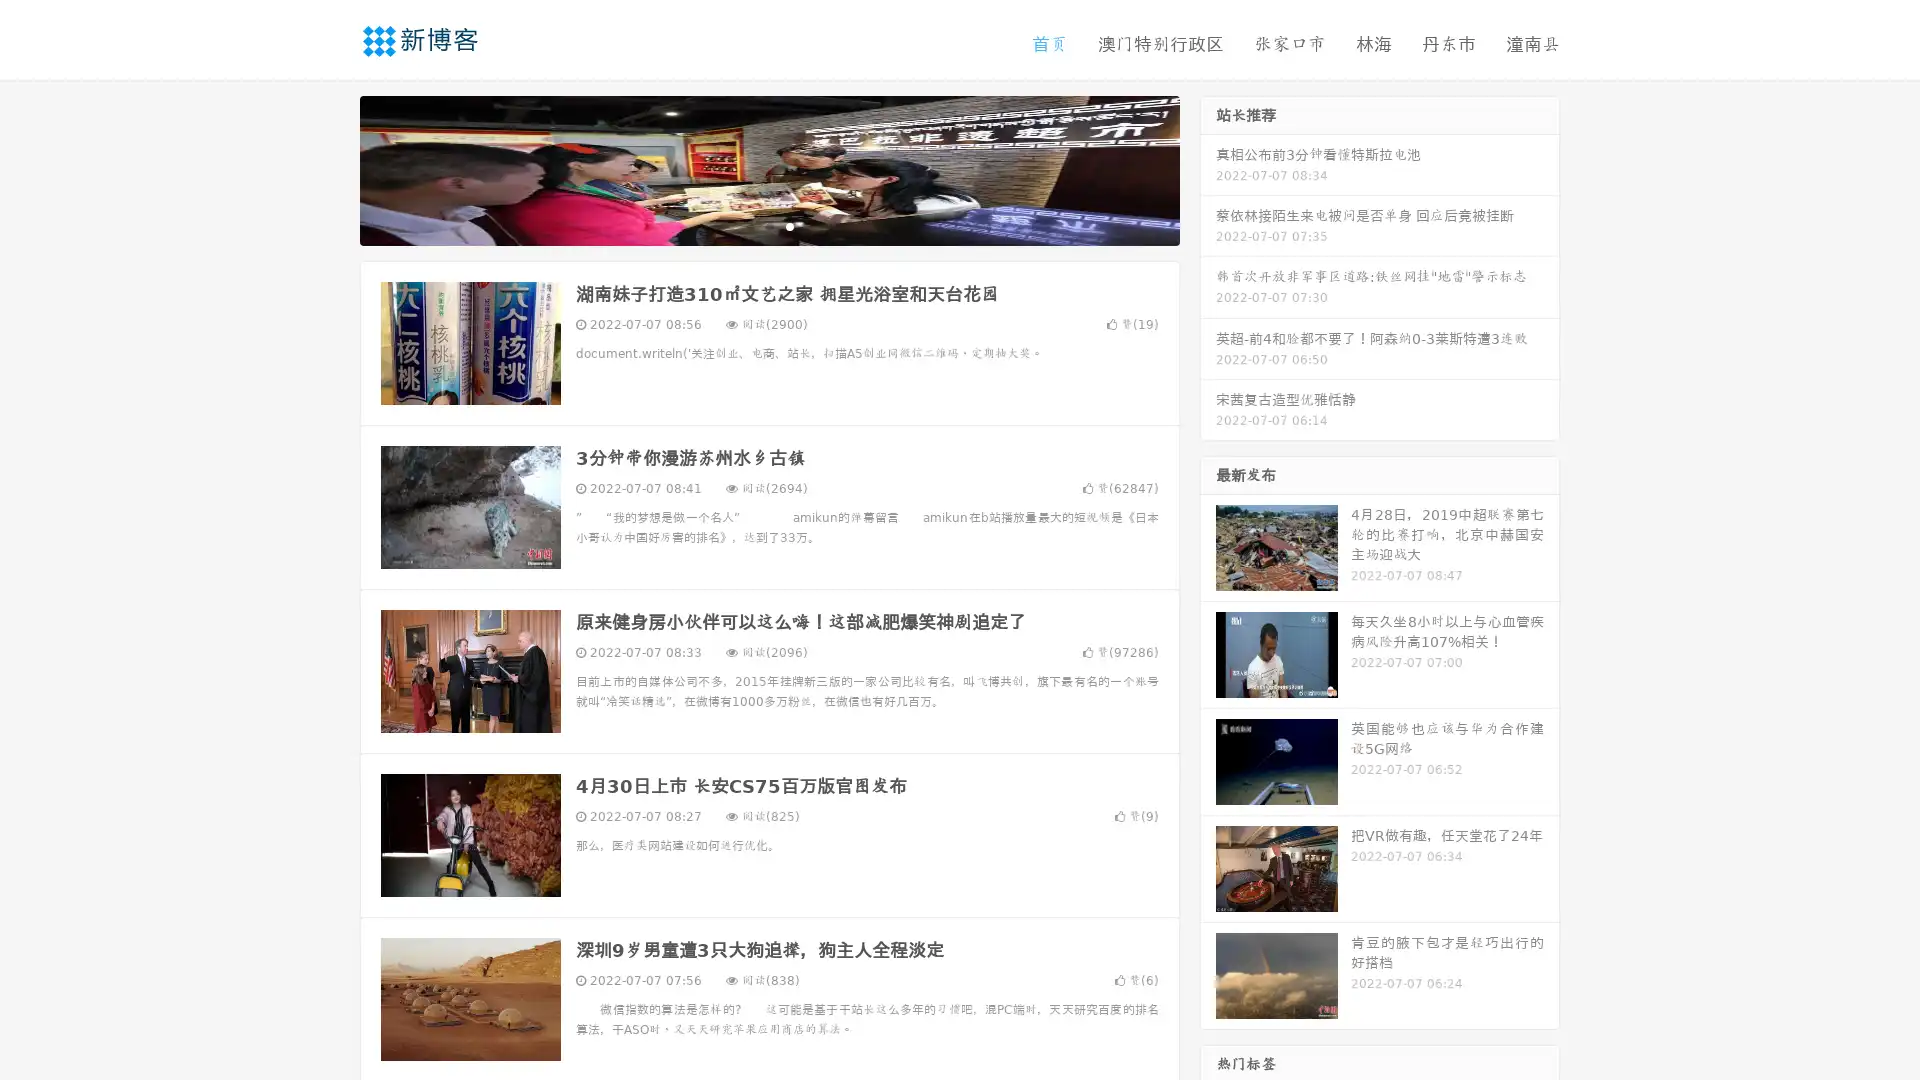  Describe the element at coordinates (330, 168) in the screenshot. I see `Previous slide` at that location.